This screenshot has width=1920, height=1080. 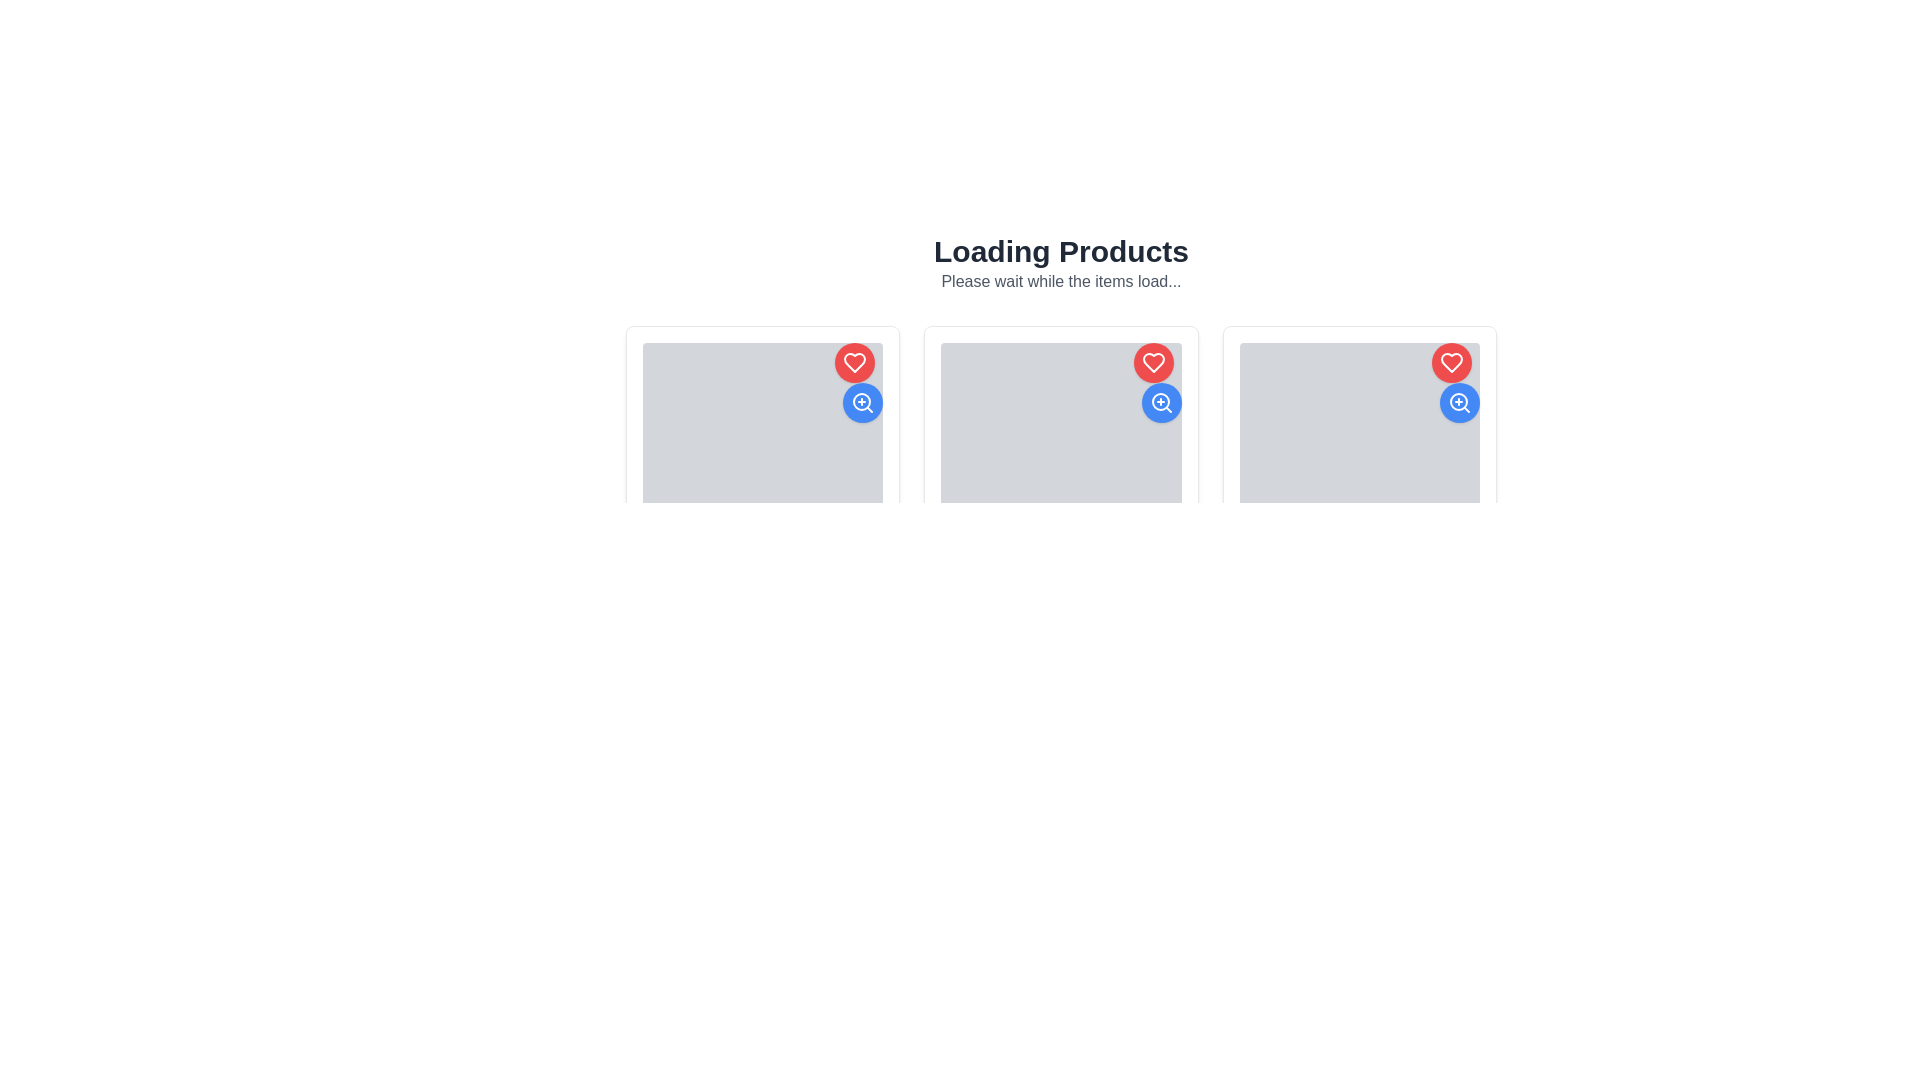 What do you see at coordinates (1451, 362) in the screenshot?
I see `the small heart icon, which is outlined in white and located within a red circular button in the top-right corner of the card element` at bounding box center [1451, 362].